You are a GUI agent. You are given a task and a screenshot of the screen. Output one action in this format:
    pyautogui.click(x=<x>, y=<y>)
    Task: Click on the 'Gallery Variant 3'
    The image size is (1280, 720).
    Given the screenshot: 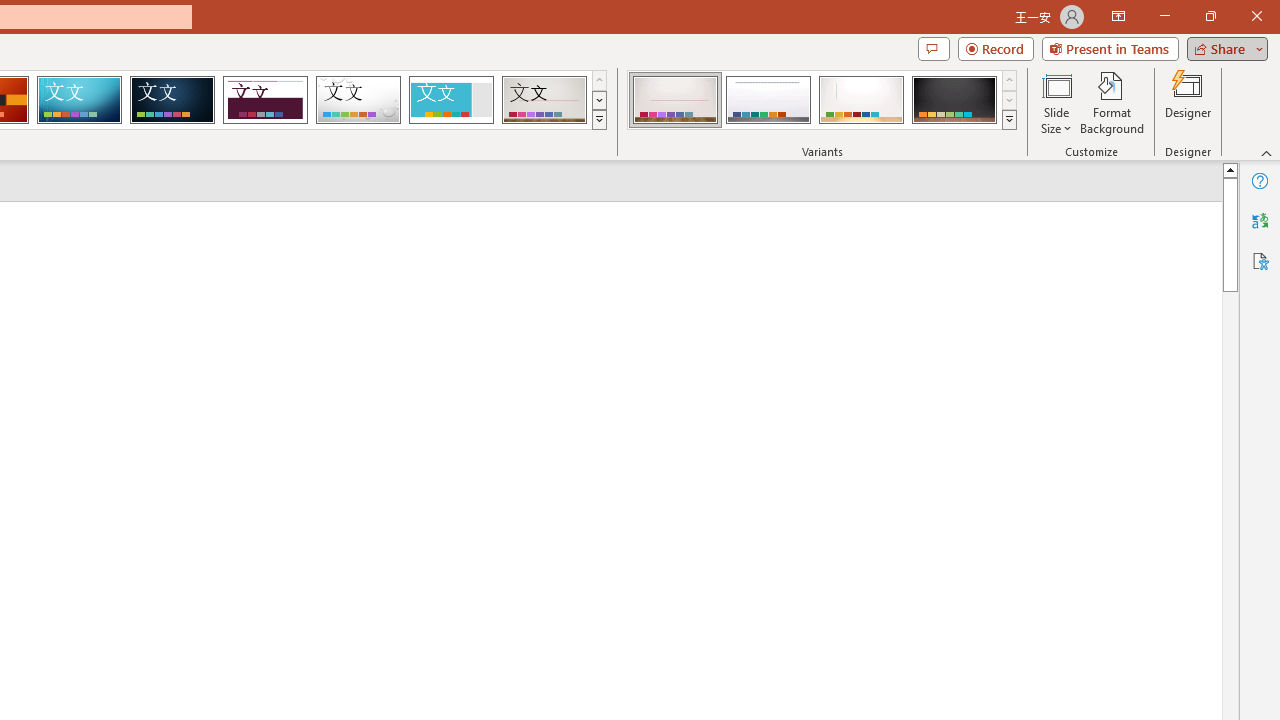 What is the action you would take?
    pyautogui.click(x=861, y=100)
    